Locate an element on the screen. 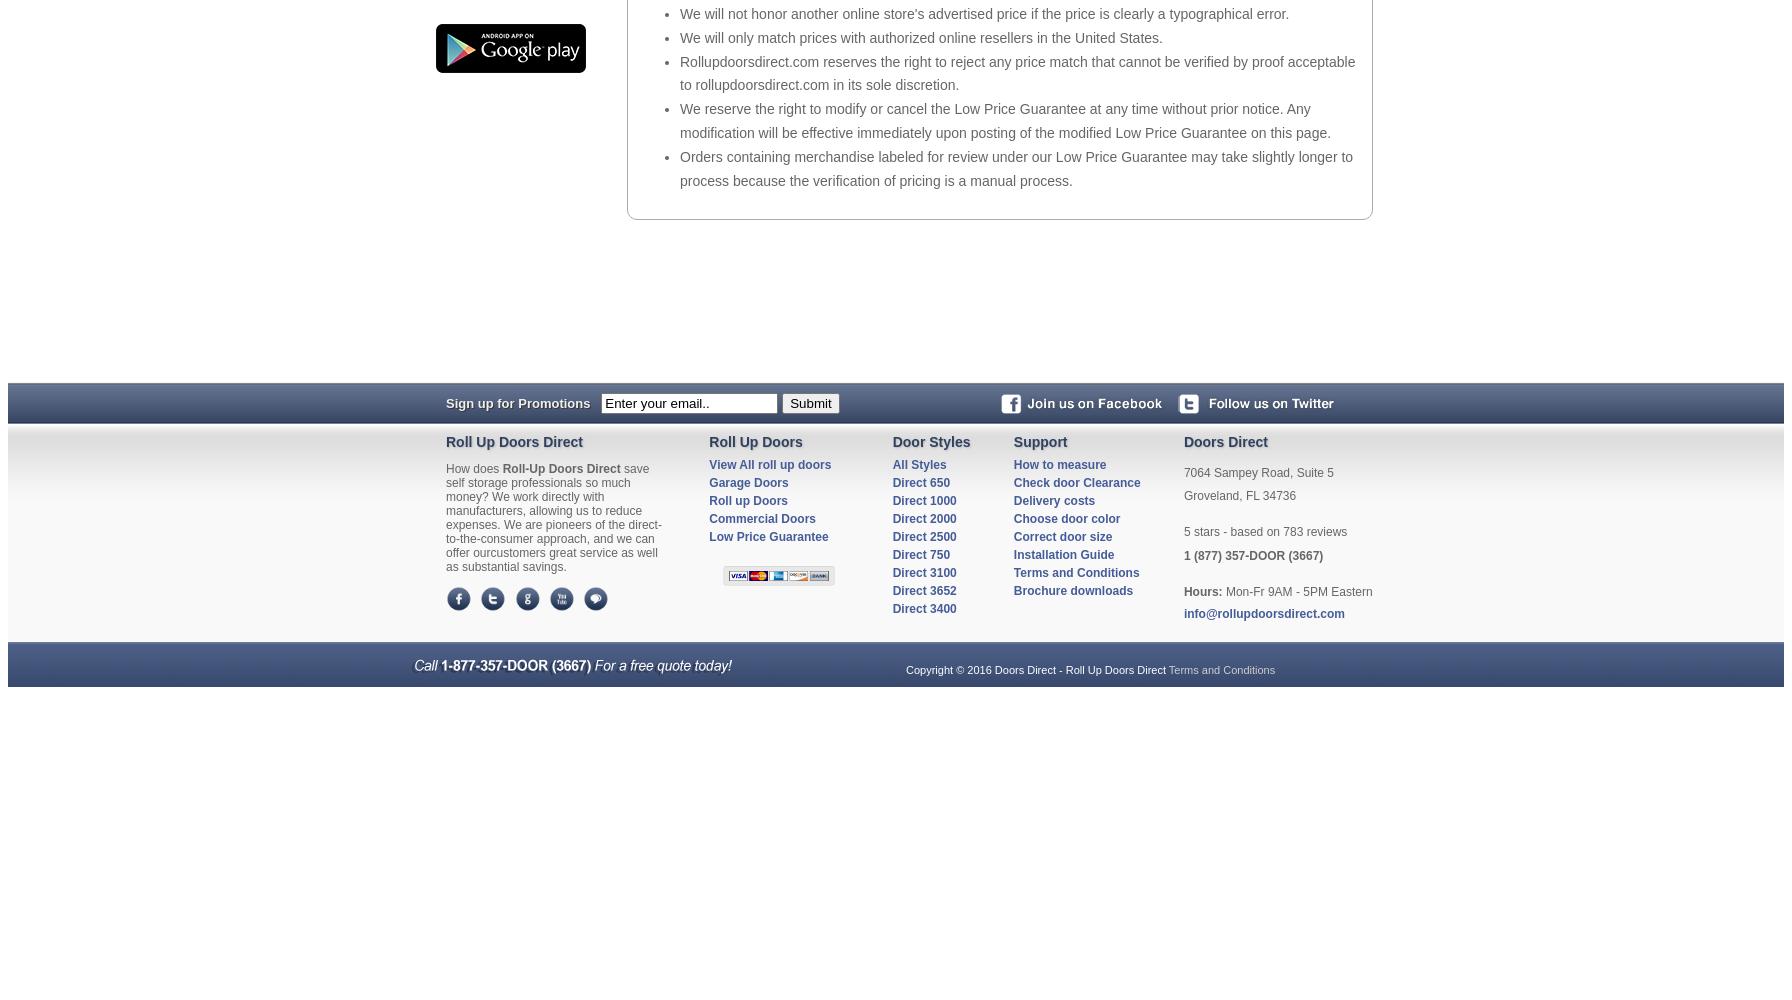 The image size is (1792, 1000). 'Doors Direct' is located at coordinates (1225, 440).